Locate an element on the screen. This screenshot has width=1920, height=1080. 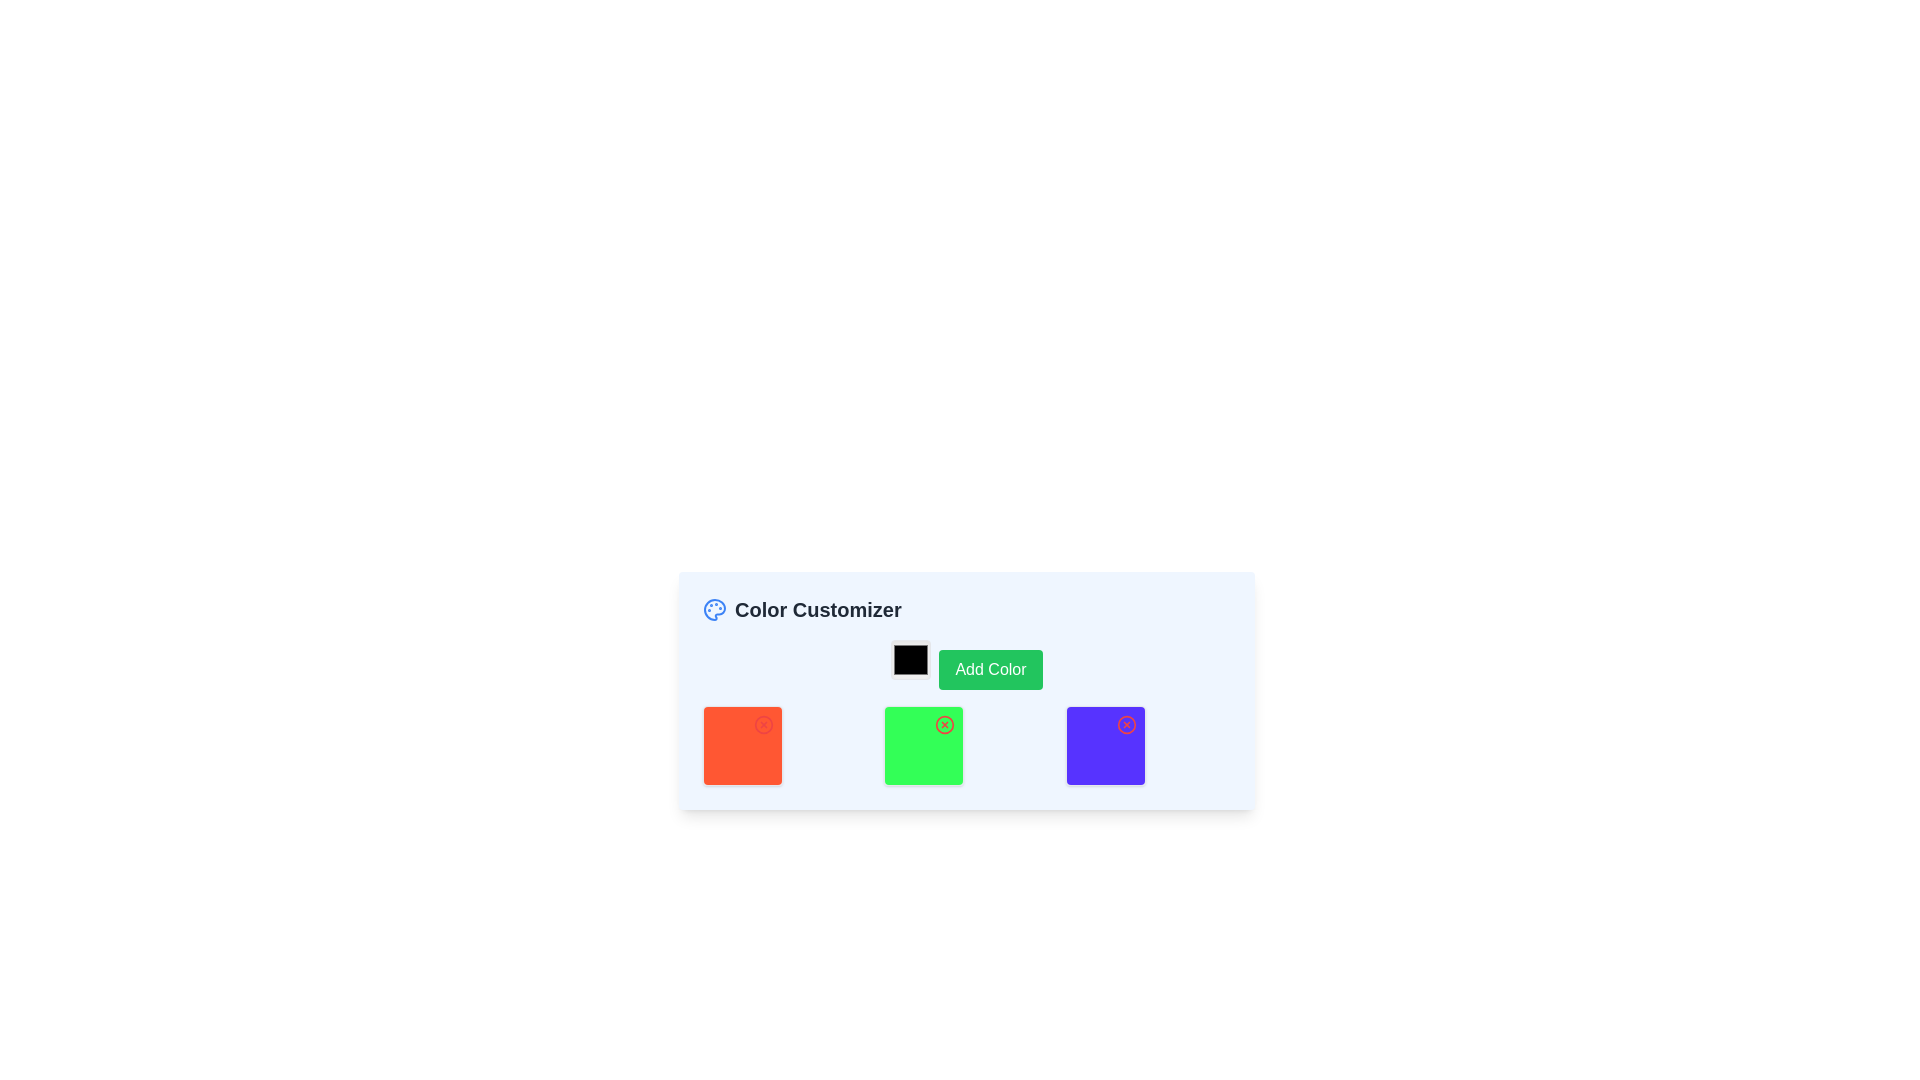
the button used to add the currently selected color to a list of favorite colors, which is located within the blue-tinted panel titled 'Color Customizer', immediately to the right of a black square color input box is located at coordinates (966, 664).